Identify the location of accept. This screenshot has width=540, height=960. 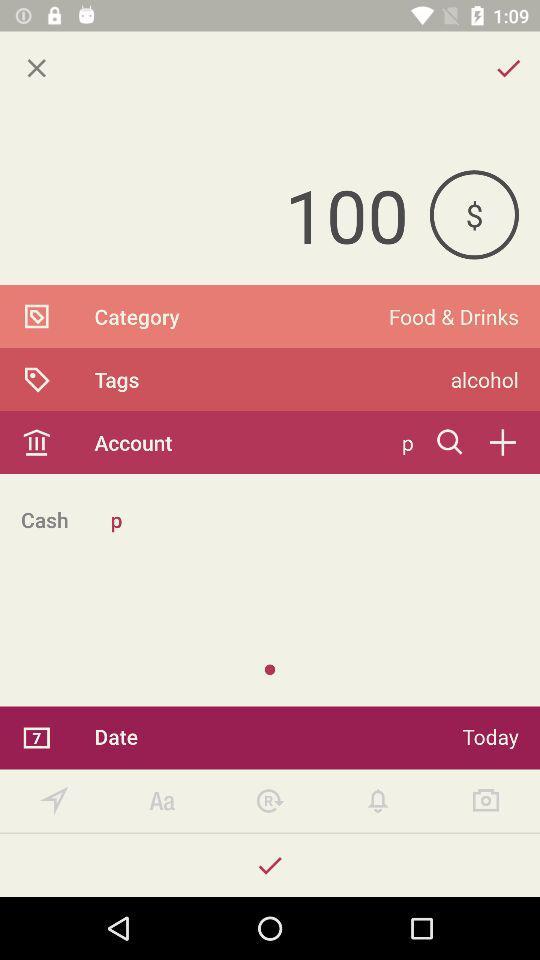
(270, 864).